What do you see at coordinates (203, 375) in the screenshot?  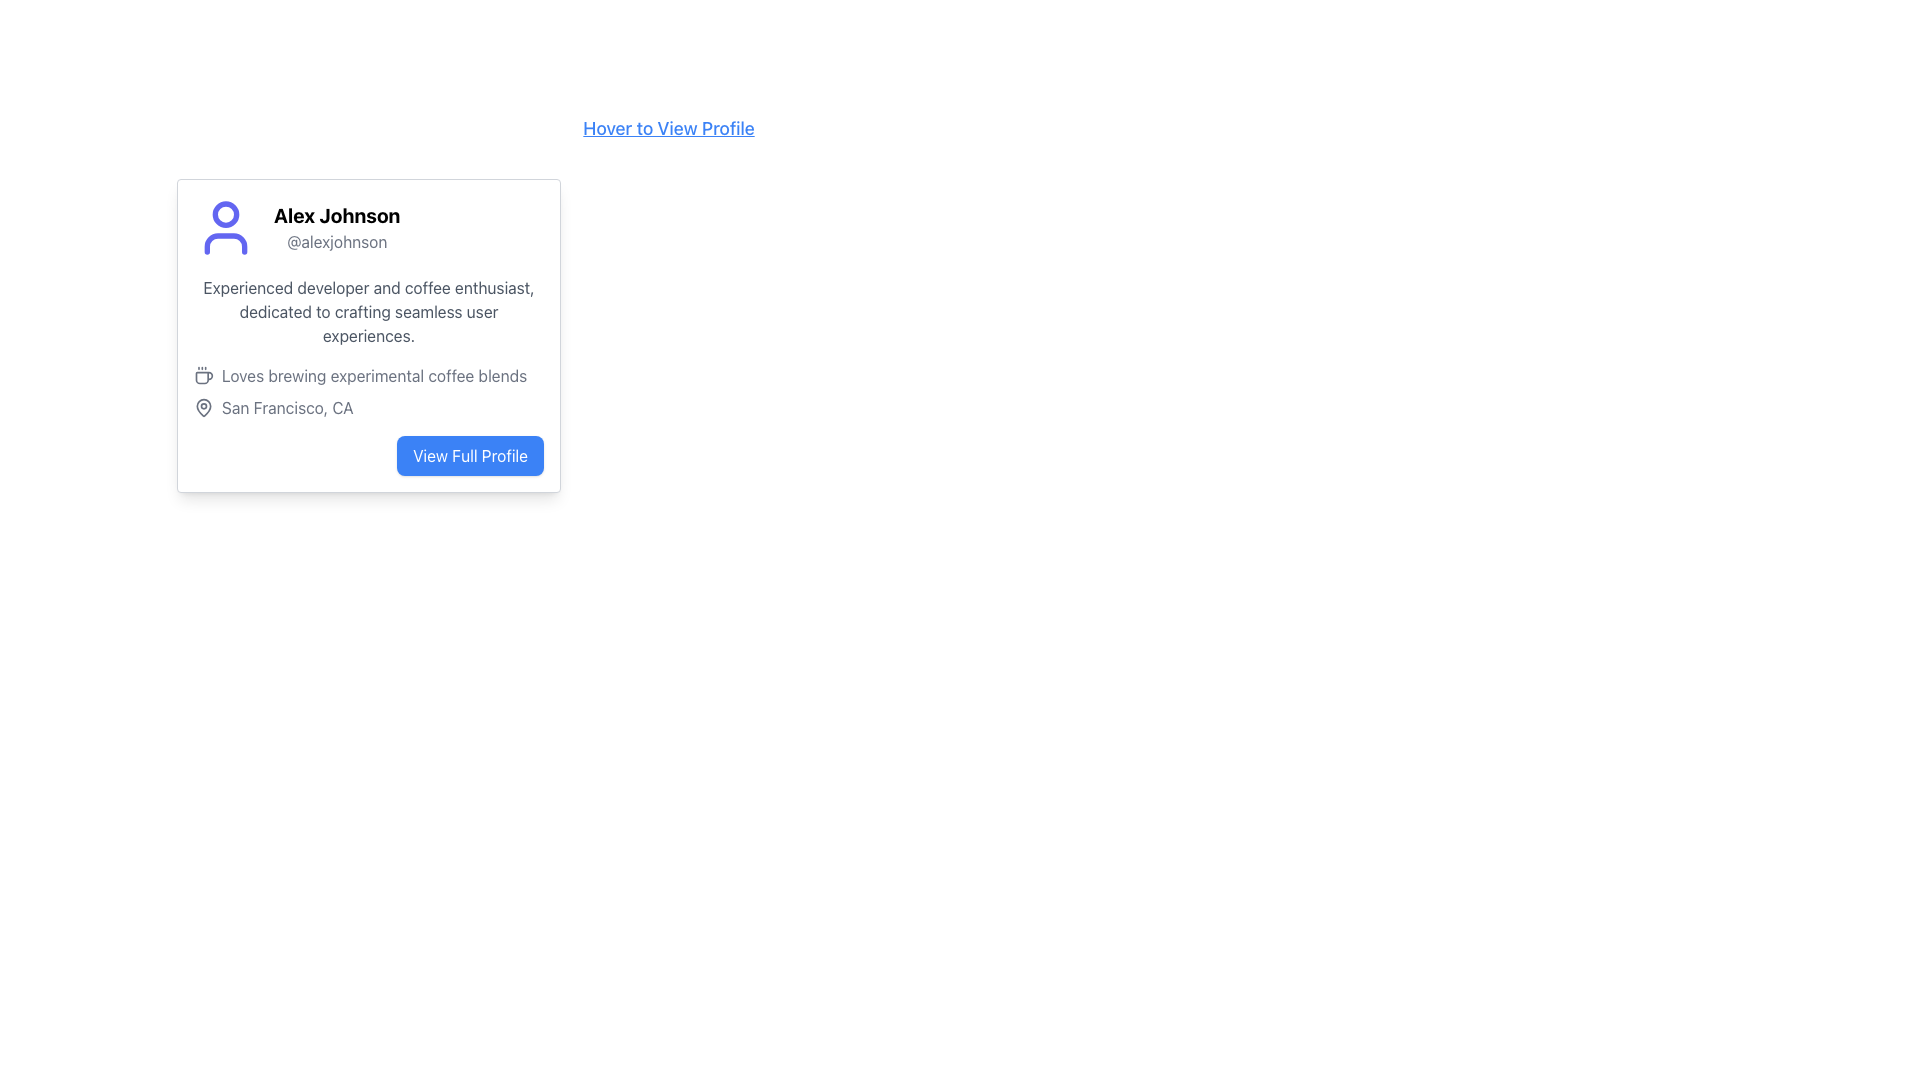 I see `the coffee cup icon with steam lines, located to the left of the text 'Loves brewing experimental coffee blends' in the profile card` at bounding box center [203, 375].